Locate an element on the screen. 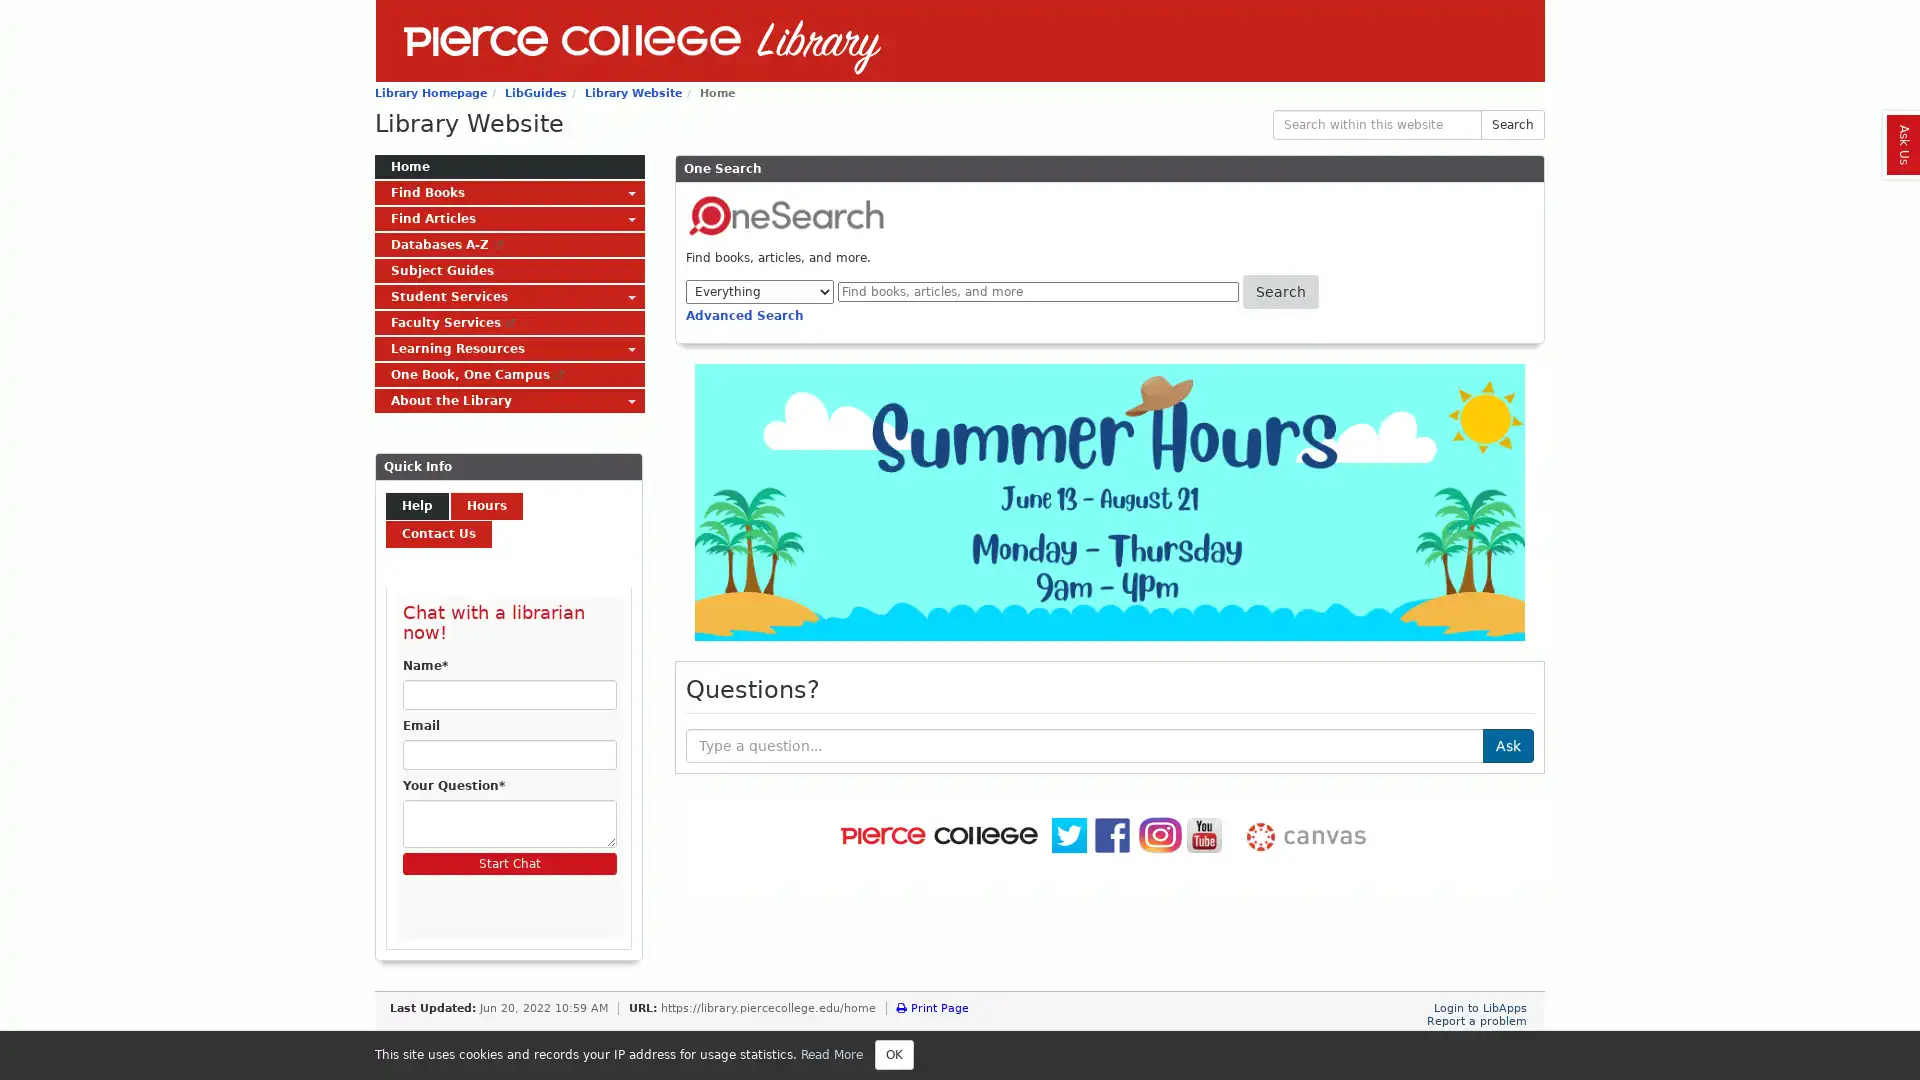 This screenshot has width=1920, height=1080. Search is located at coordinates (1281, 292).